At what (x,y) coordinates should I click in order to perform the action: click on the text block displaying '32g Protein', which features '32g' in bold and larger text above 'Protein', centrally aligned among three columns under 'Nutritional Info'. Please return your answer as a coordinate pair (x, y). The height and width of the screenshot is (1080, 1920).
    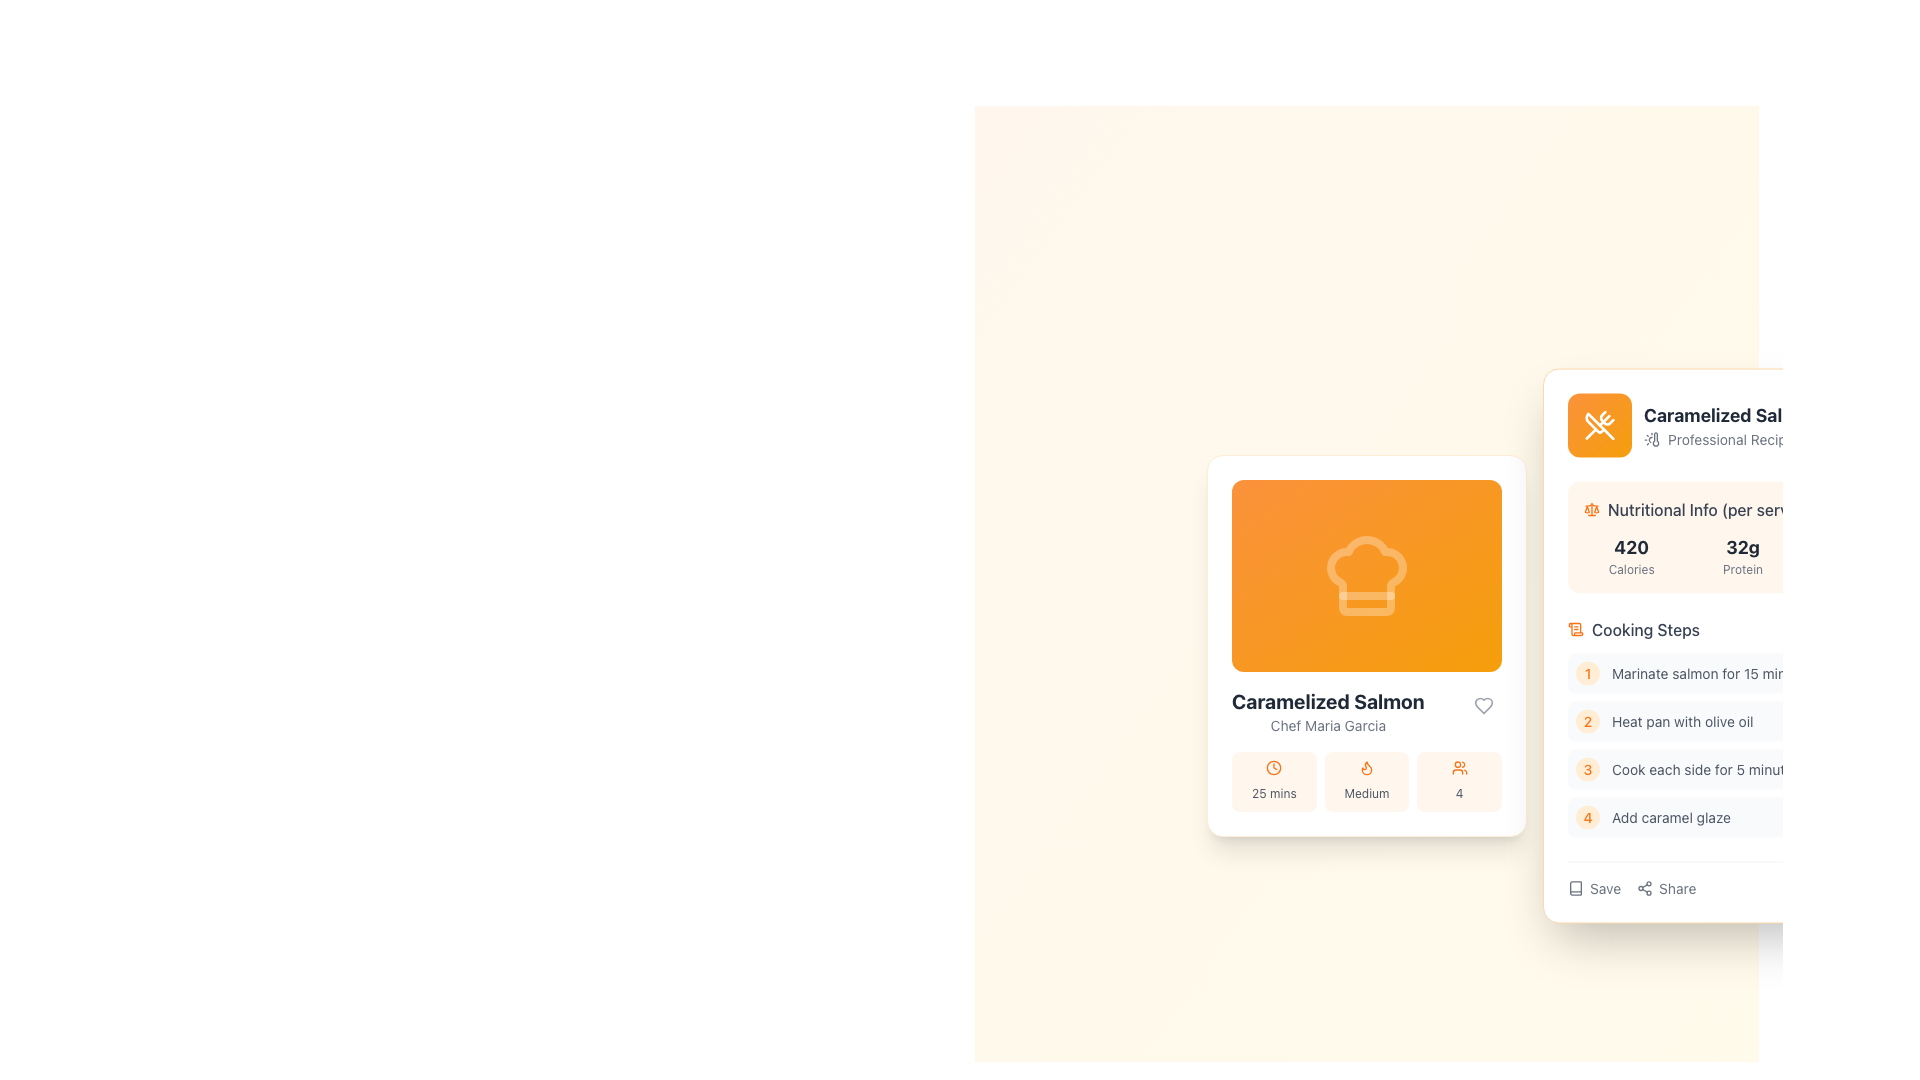
    Looking at the image, I should click on (1741, 555).